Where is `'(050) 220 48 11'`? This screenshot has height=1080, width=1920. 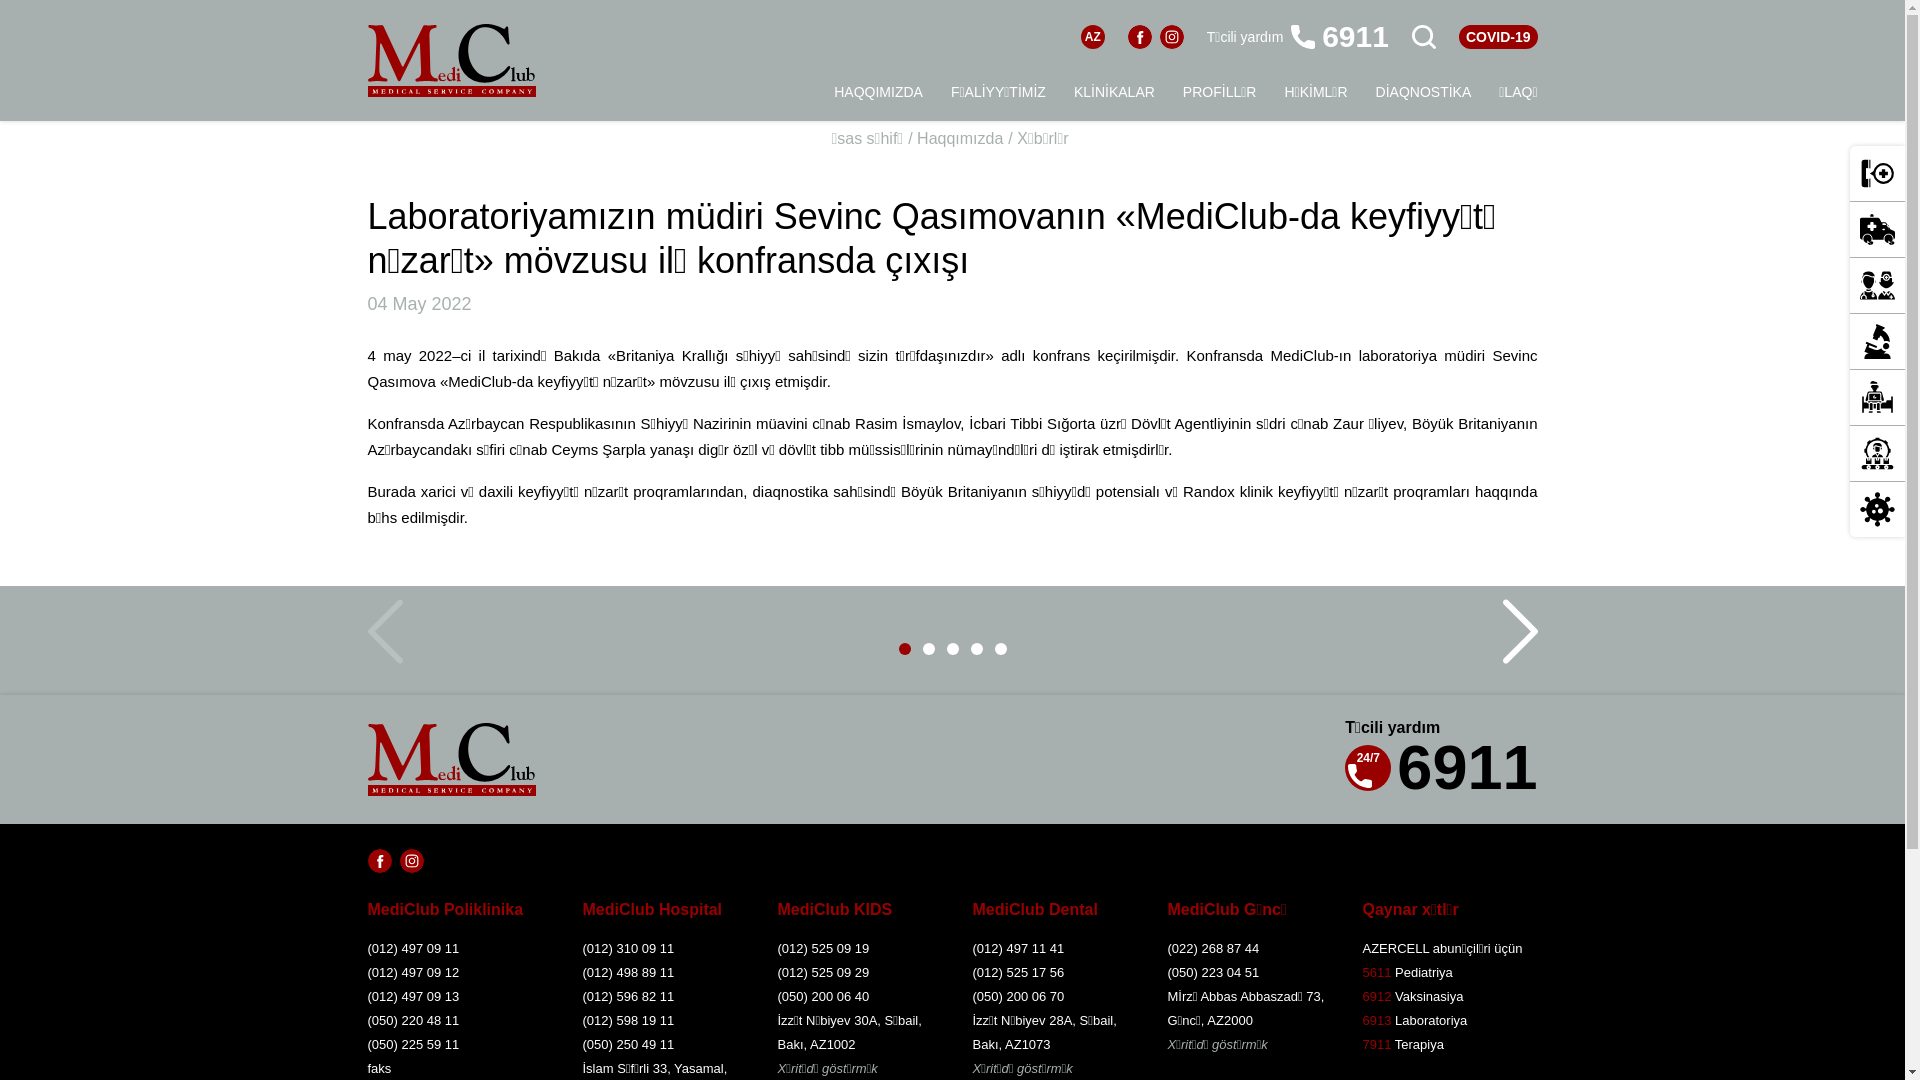
'(050) 220 48 11' is located at coordinates (456, 1021).